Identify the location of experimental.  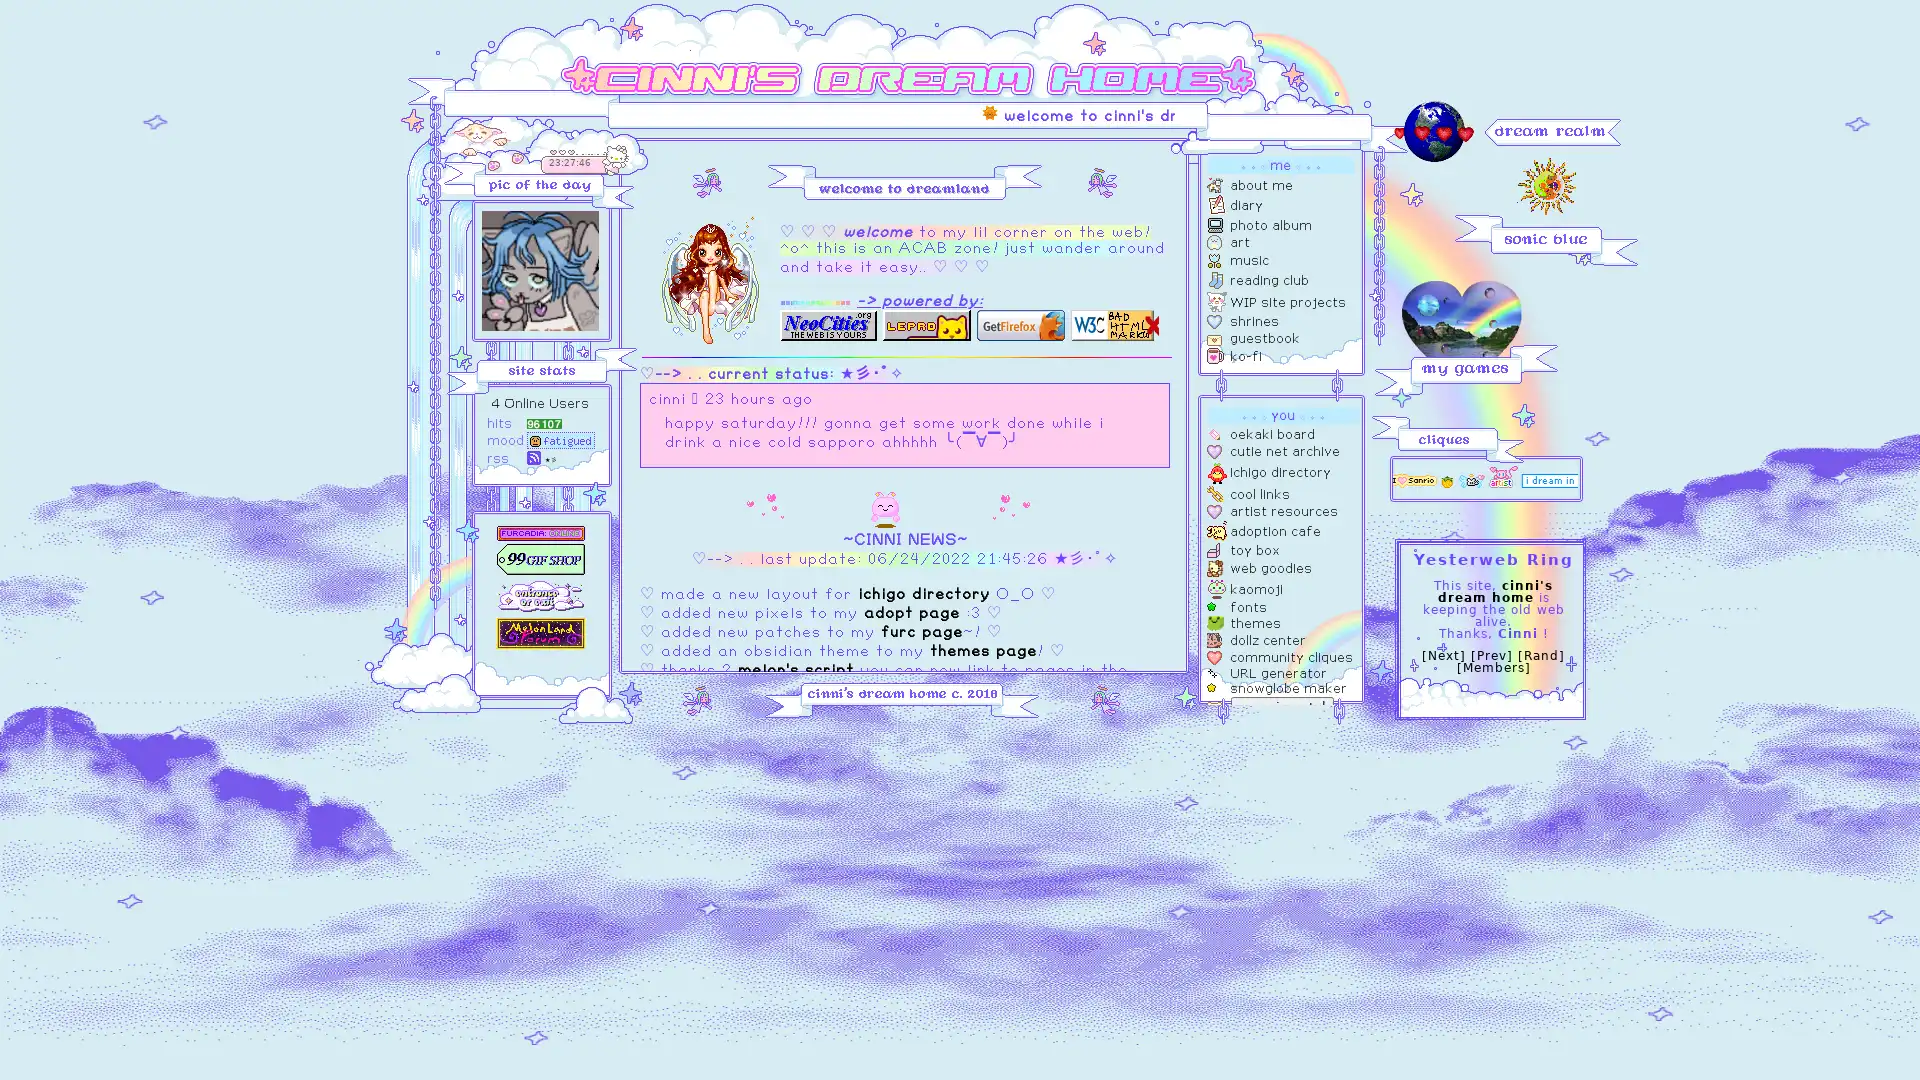
(1282, 705).